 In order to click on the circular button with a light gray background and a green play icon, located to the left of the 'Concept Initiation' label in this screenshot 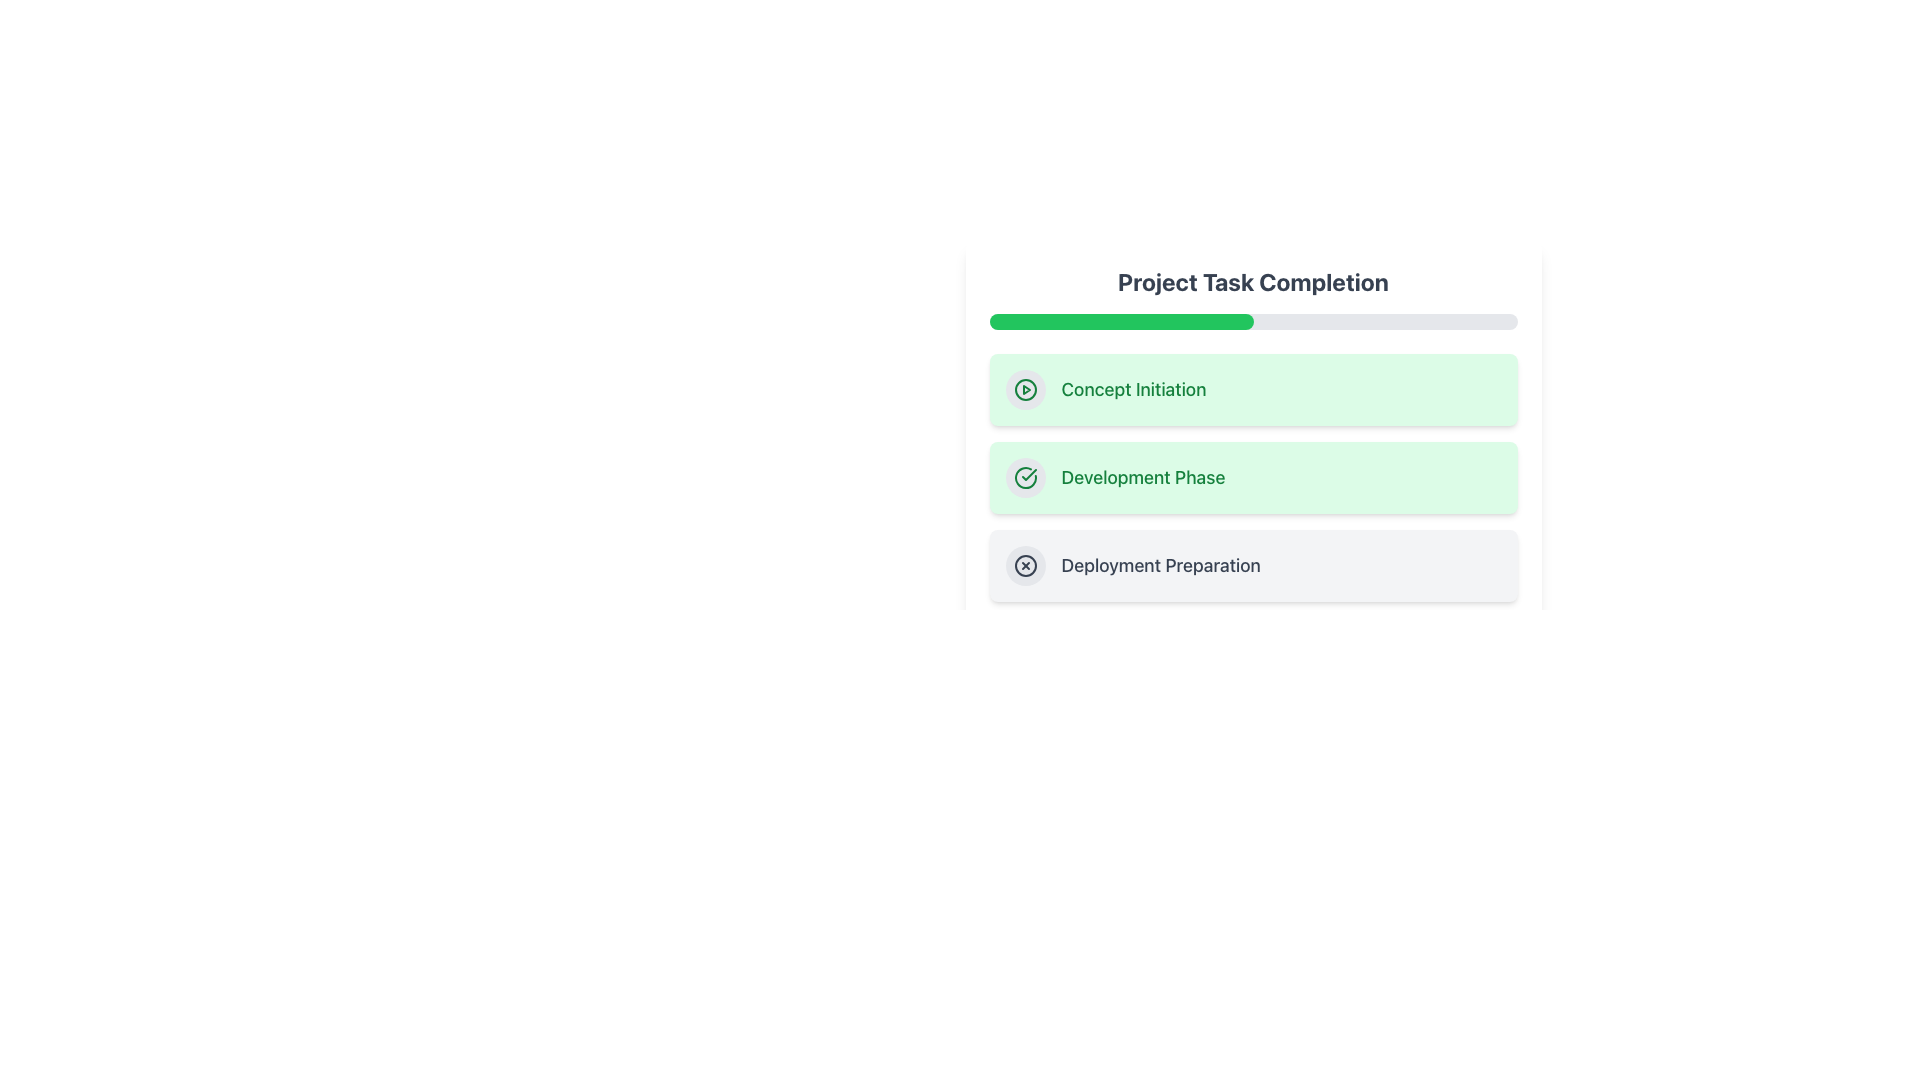, I will do `click(1025, 389)`.